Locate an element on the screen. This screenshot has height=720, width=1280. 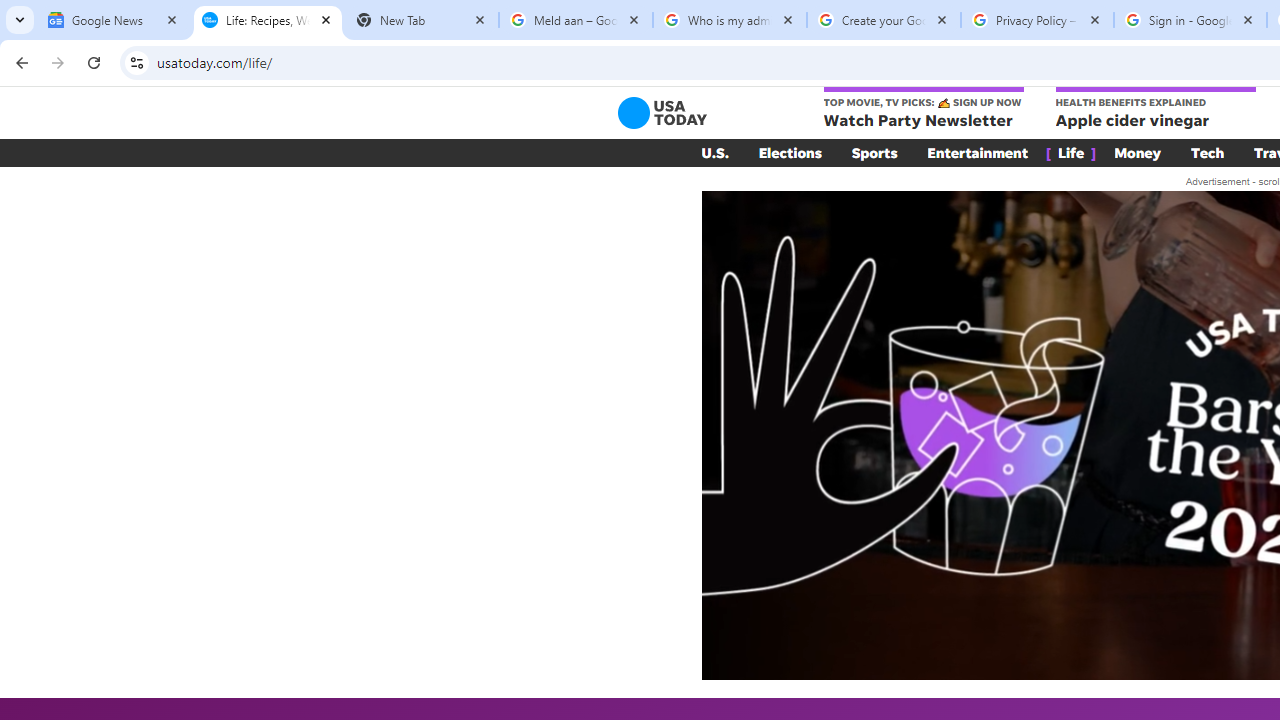
'Google News' is located at coordinates (112, 20).